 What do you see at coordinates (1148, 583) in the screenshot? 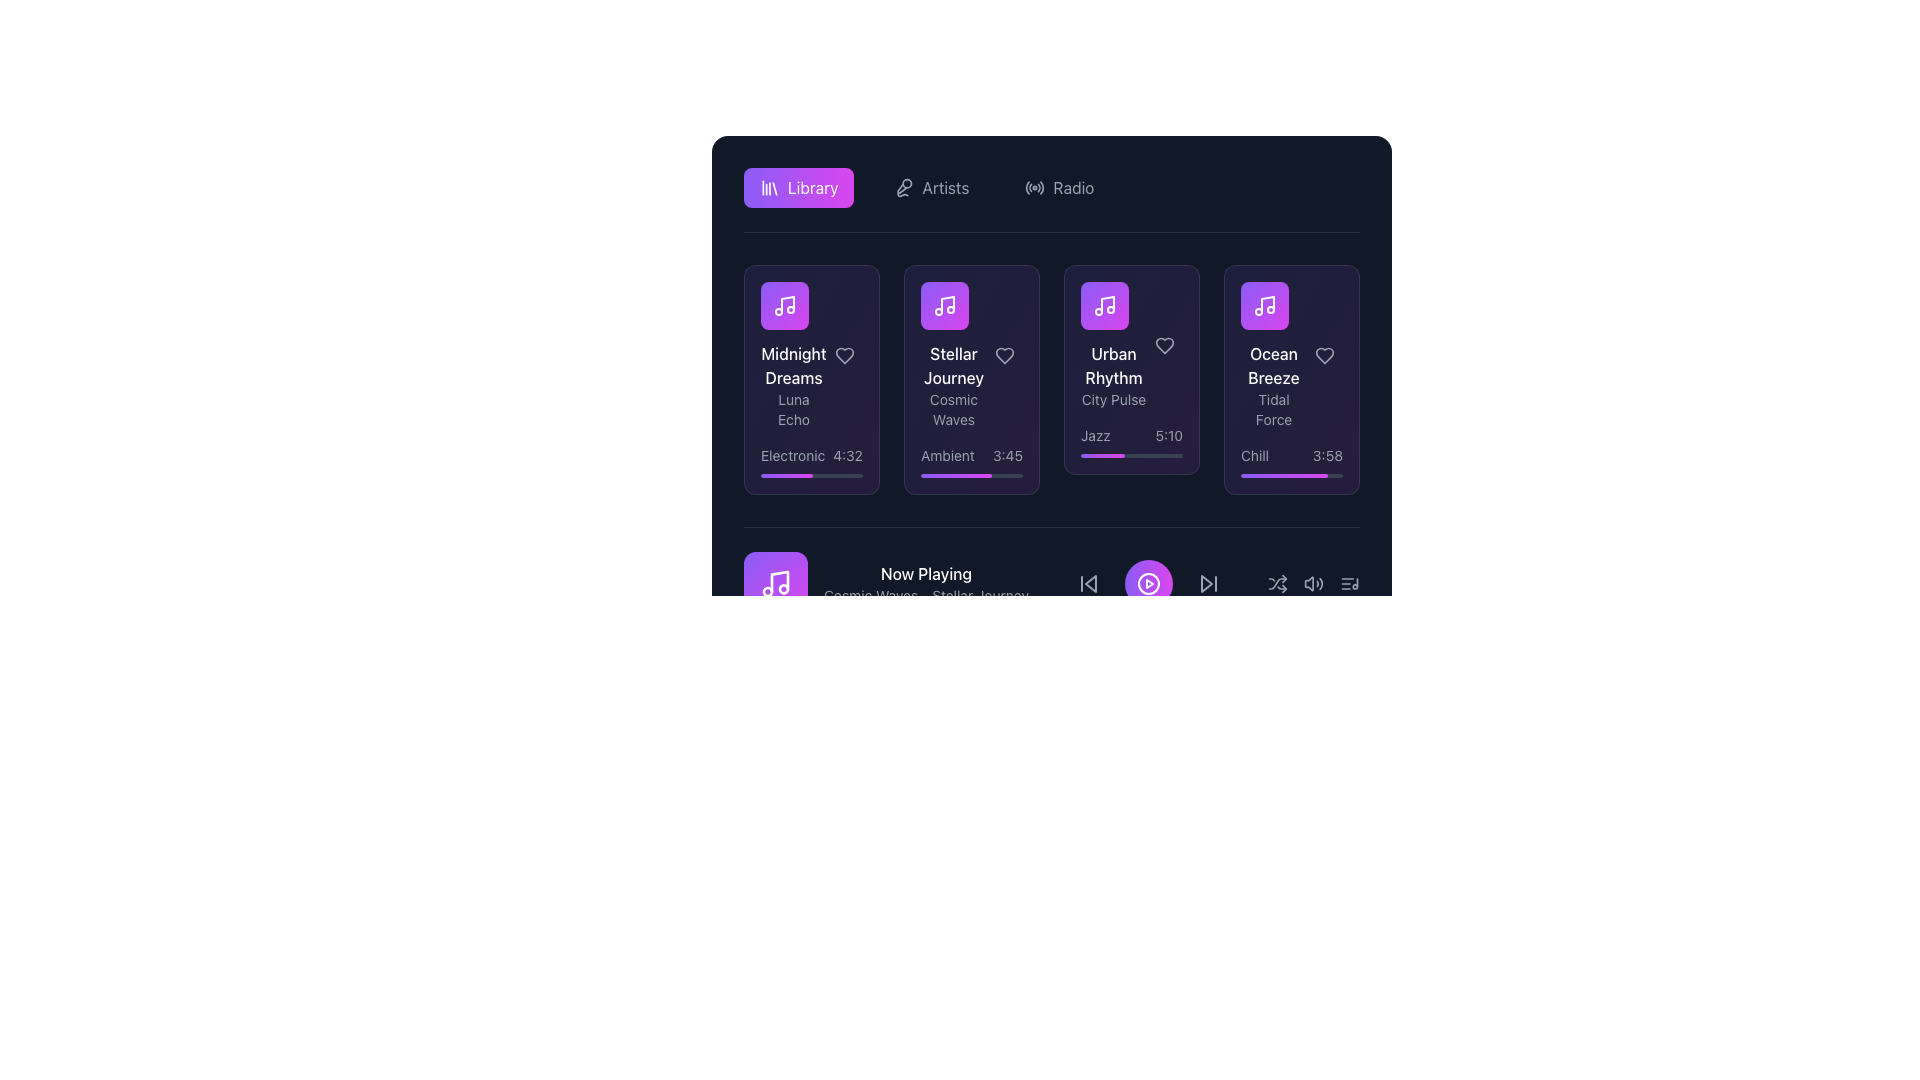
I see `the playback control button located at the bottom center of the interface, below the 'Now Playing' area` at bounding box center [1148, 583].